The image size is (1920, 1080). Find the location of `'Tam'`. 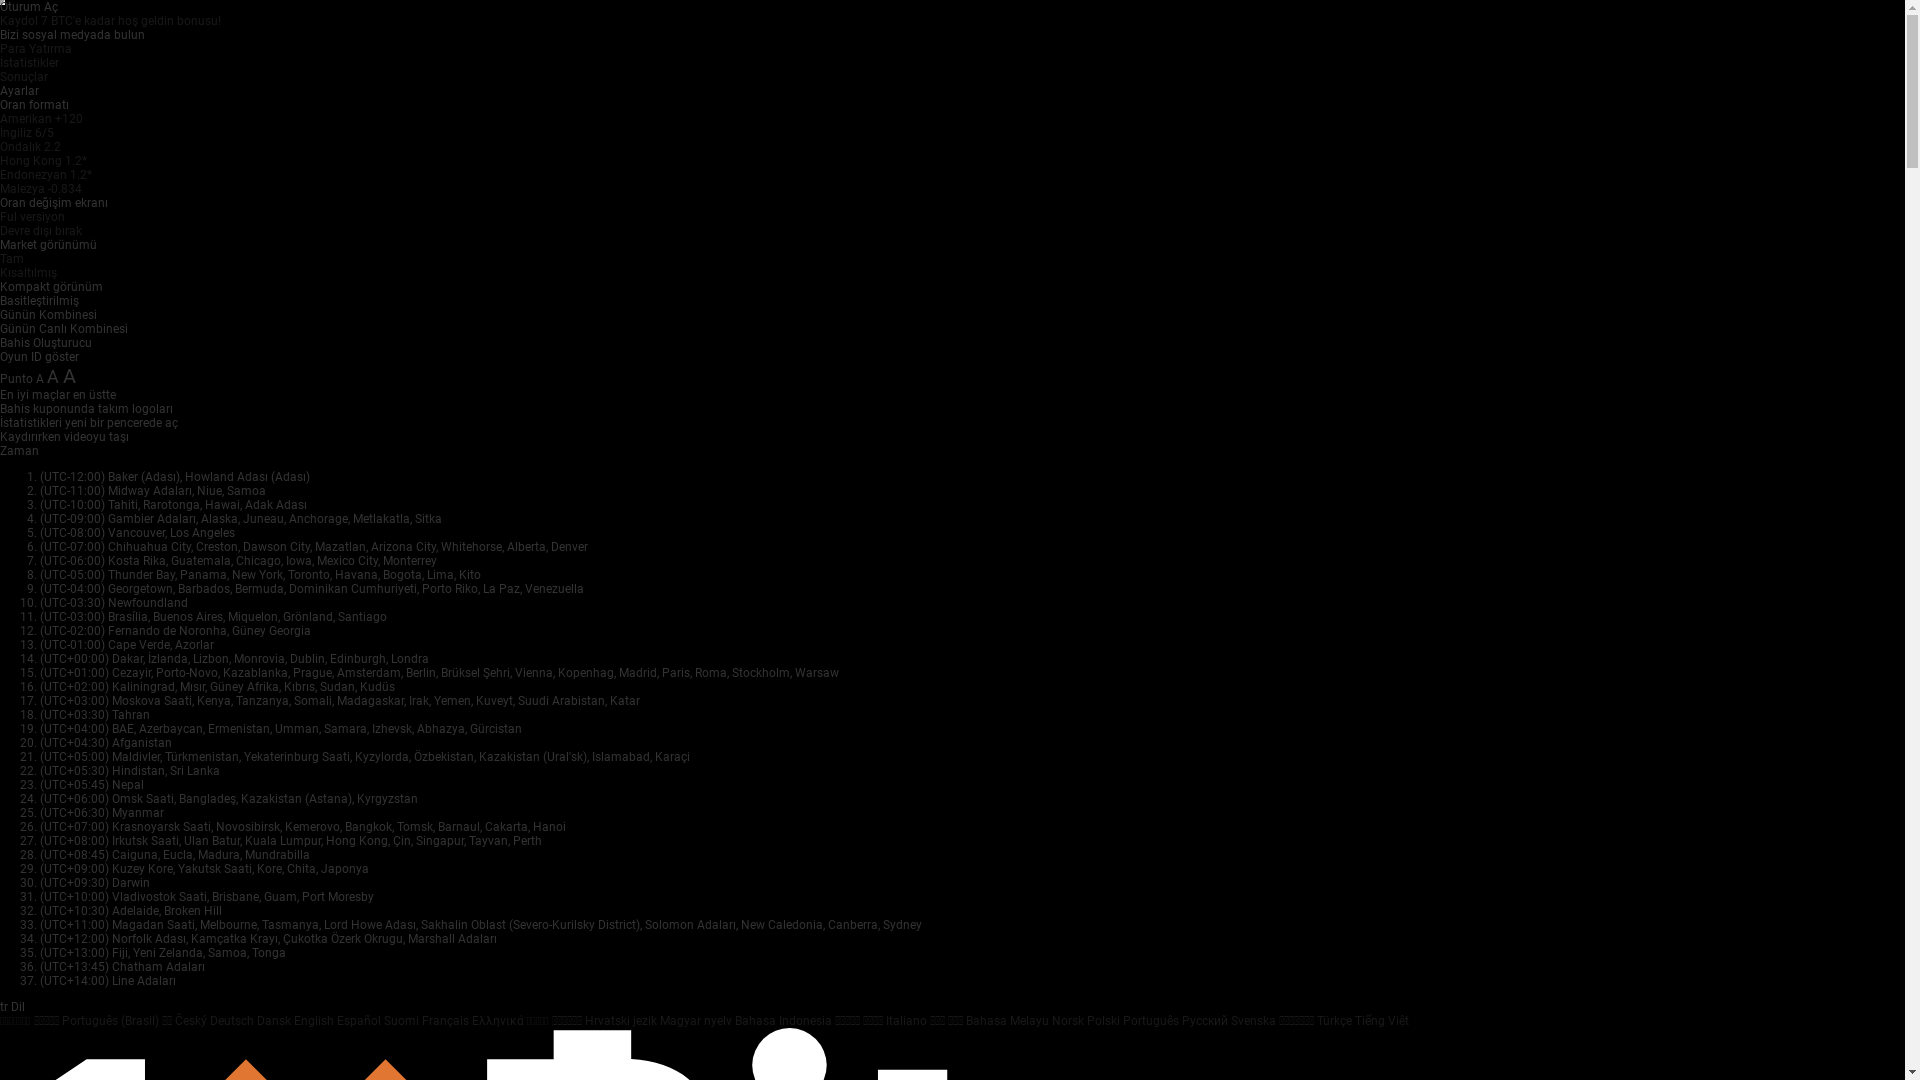

'Tam' is located at coordinates (12, 257).